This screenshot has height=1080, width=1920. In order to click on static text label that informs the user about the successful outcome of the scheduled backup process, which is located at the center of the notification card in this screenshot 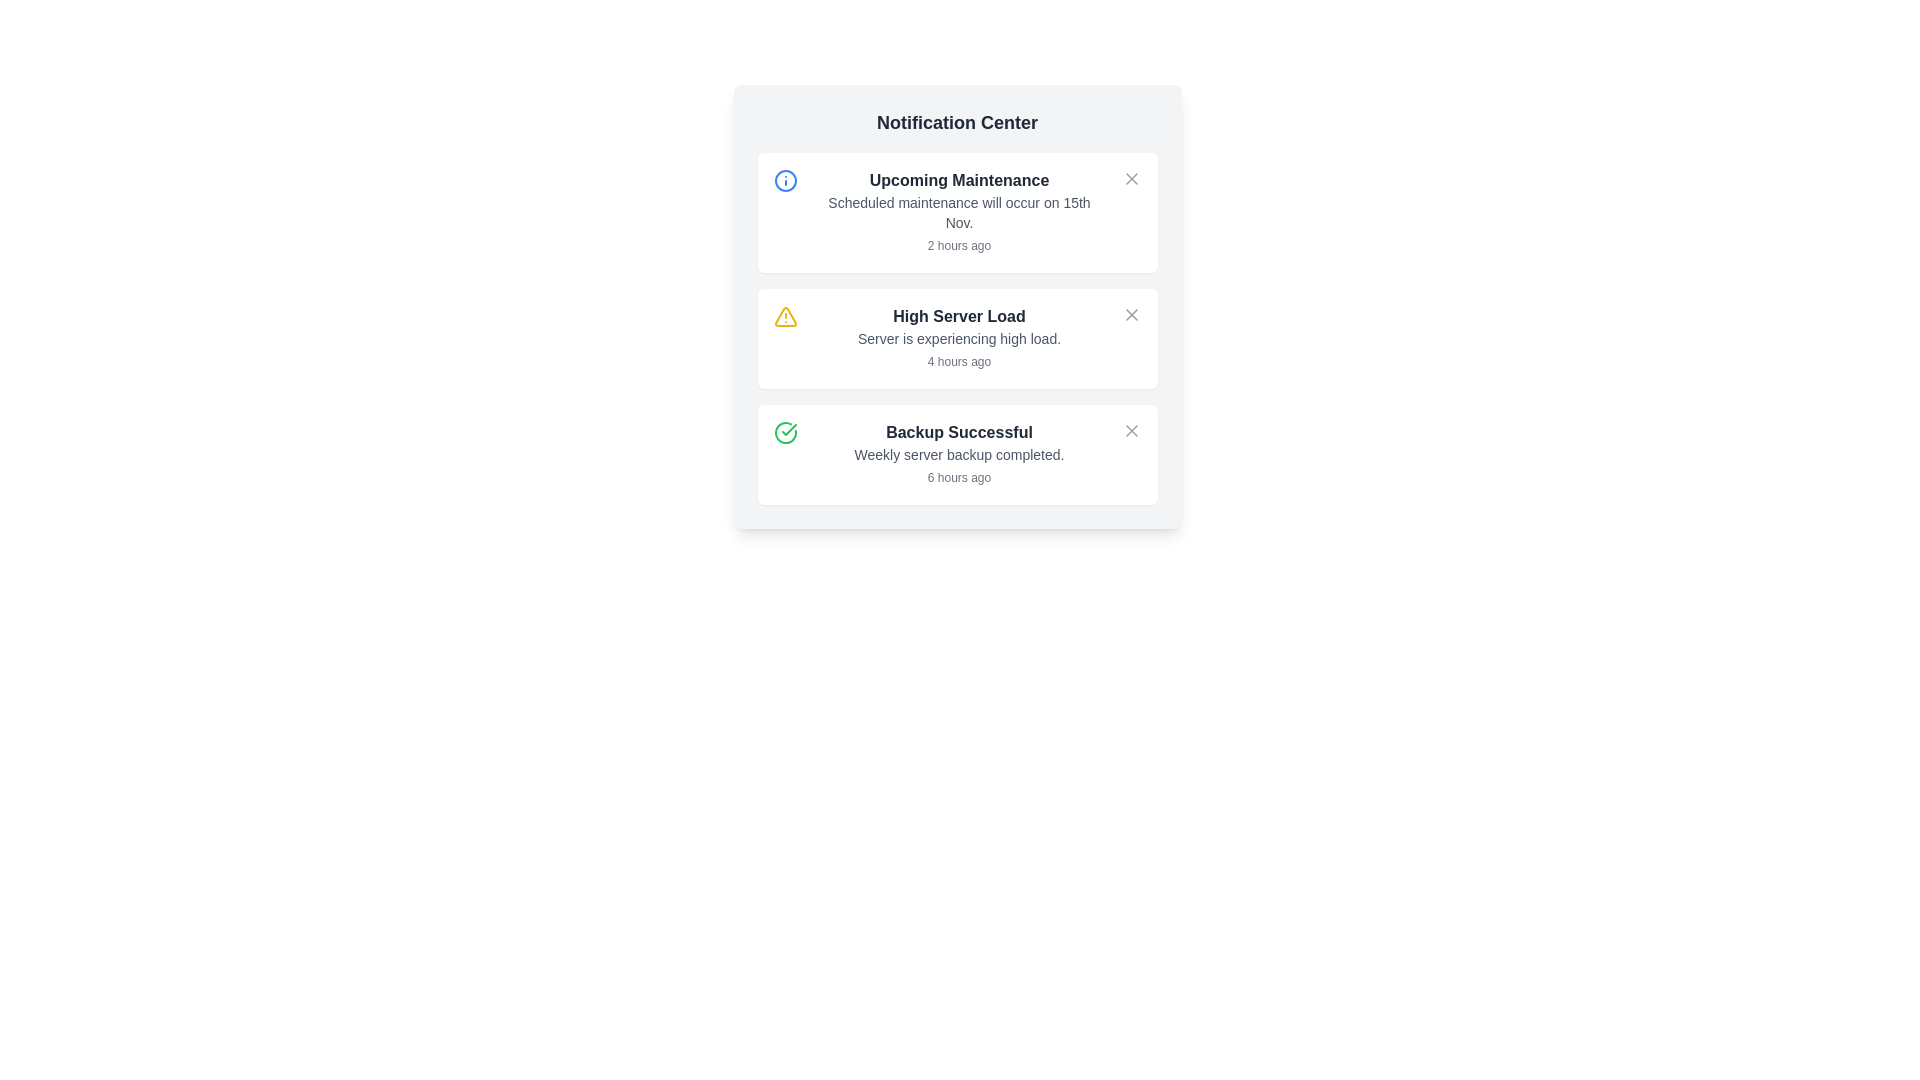, I will do `click(958, 431)`.